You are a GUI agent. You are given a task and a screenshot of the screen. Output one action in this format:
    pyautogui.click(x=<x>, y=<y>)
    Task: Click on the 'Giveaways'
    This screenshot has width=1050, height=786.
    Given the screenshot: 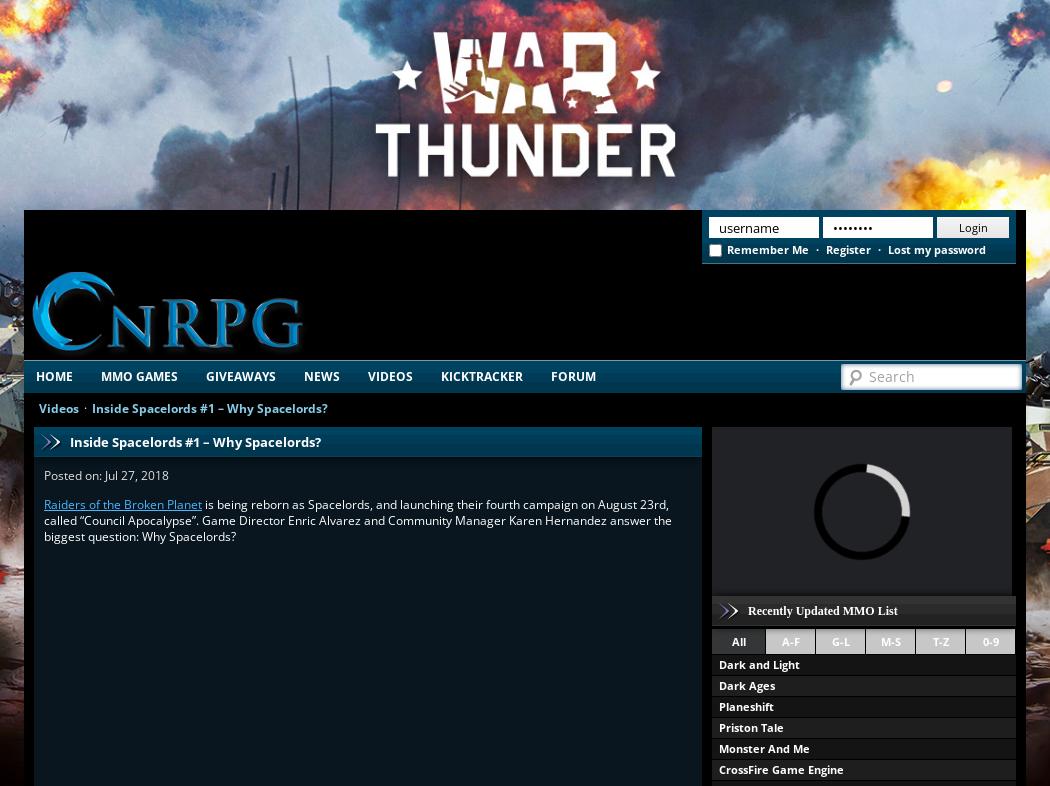 What is the action you would take?
    pyautogui.click(x=240, y=376)
    